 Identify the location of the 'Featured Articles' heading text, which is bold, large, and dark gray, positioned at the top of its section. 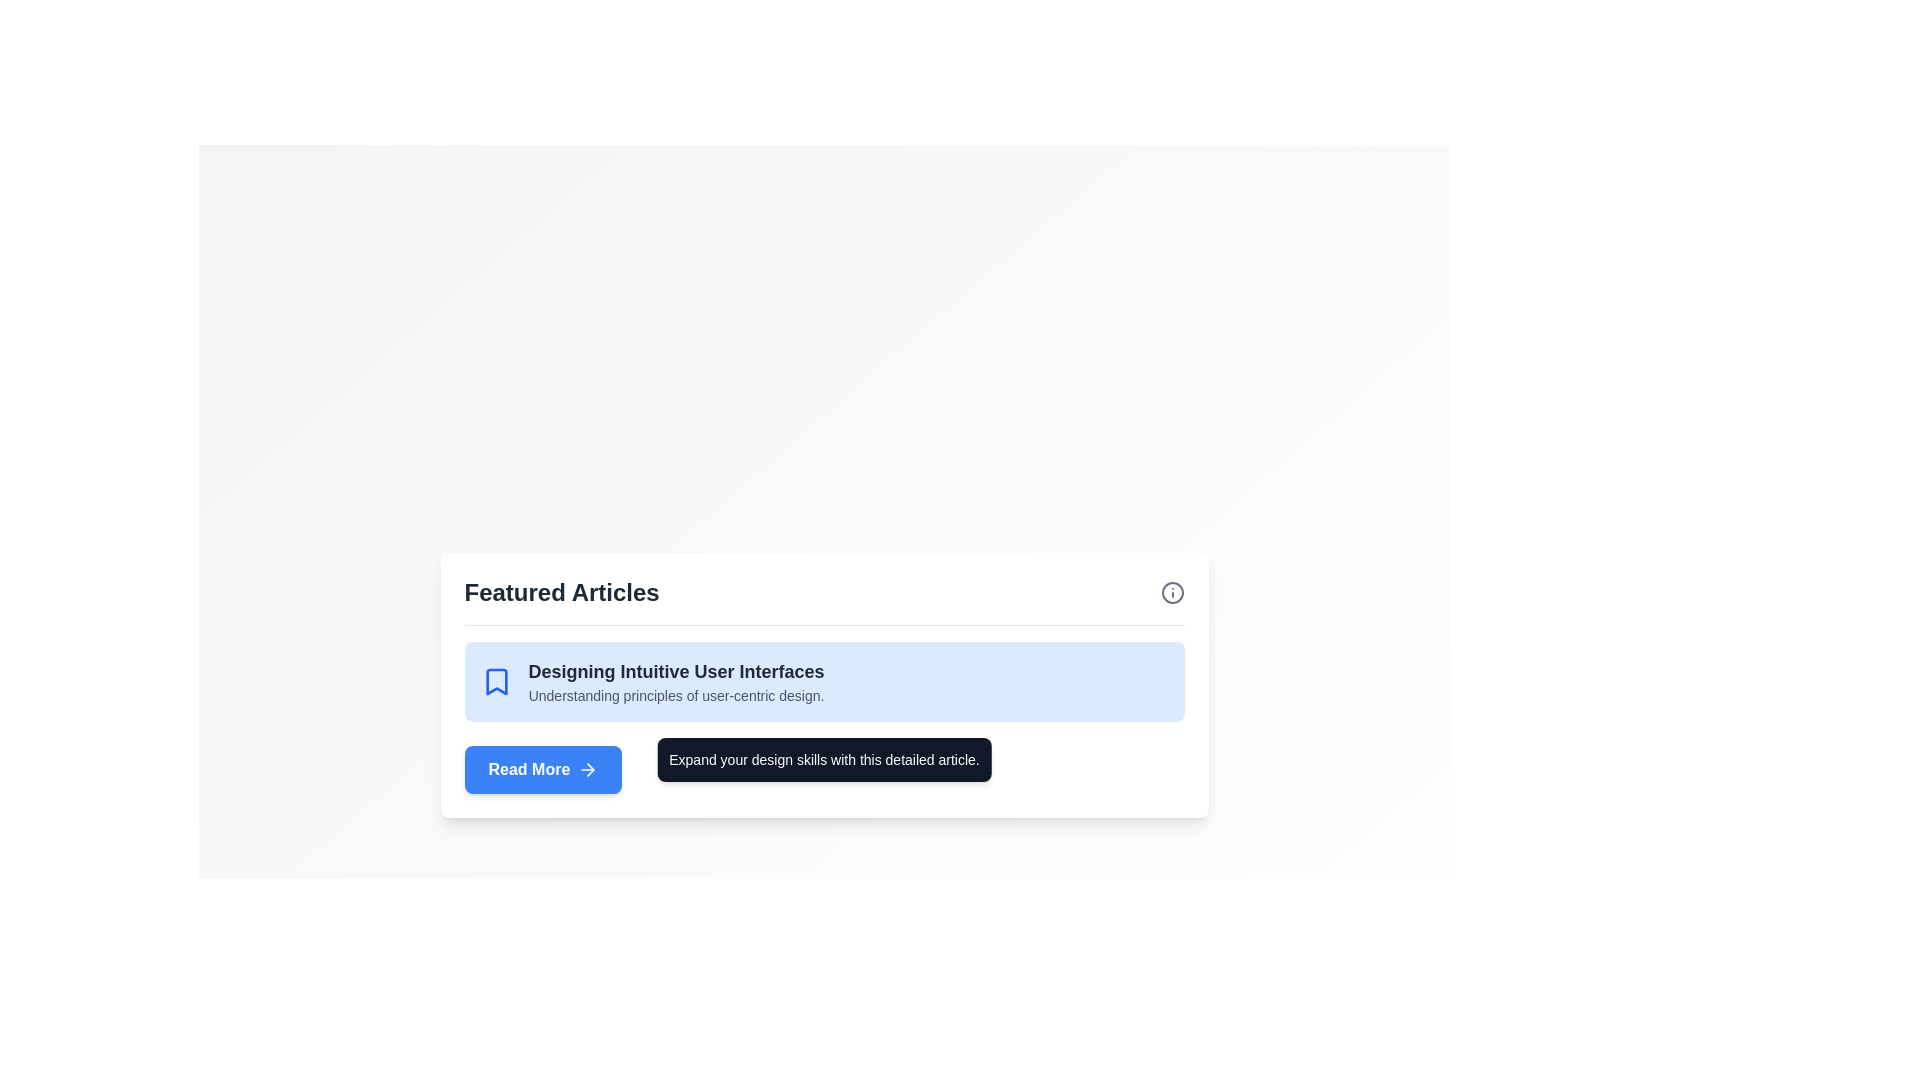
(561, 591).